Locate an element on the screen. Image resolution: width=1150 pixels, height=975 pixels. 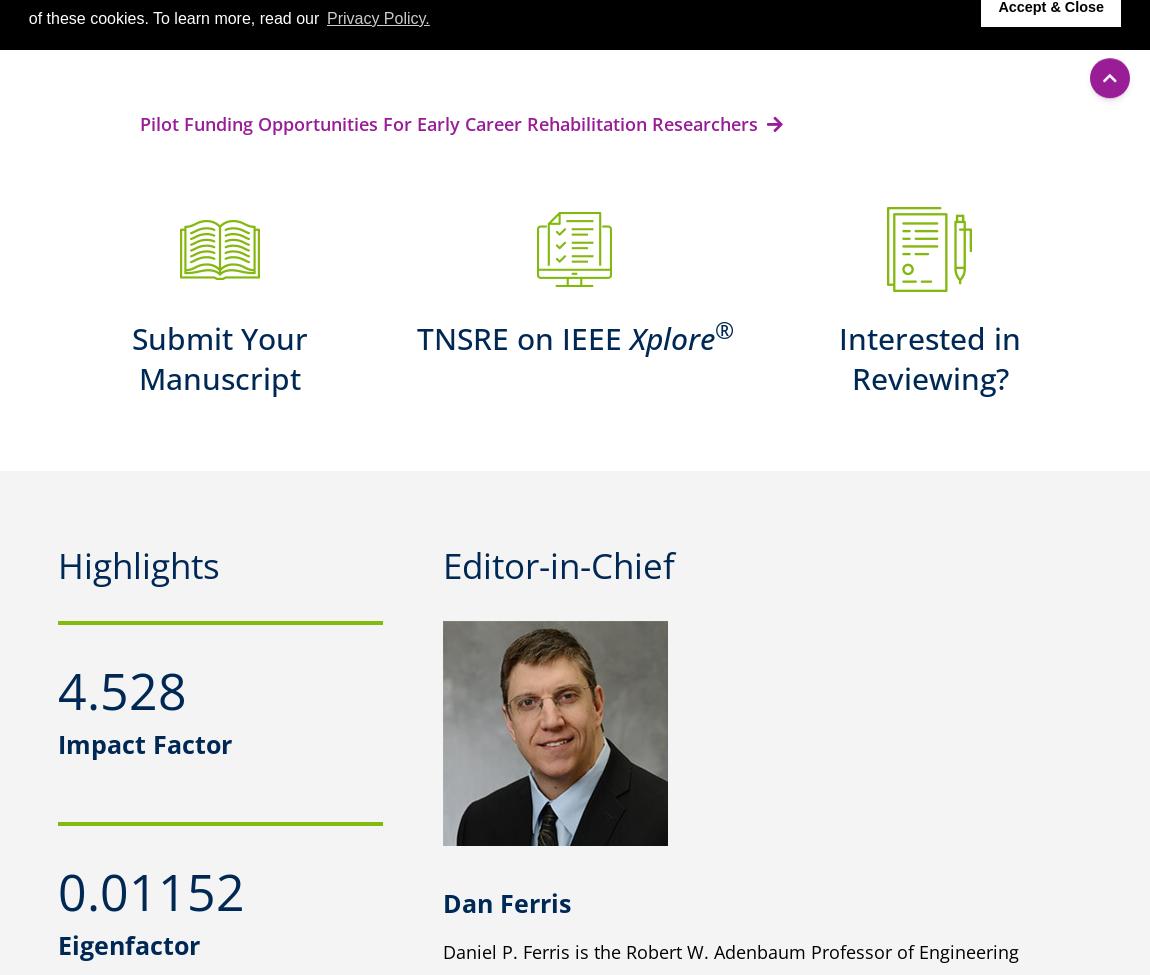
'0.01152' is located at coordinates (149, 891).